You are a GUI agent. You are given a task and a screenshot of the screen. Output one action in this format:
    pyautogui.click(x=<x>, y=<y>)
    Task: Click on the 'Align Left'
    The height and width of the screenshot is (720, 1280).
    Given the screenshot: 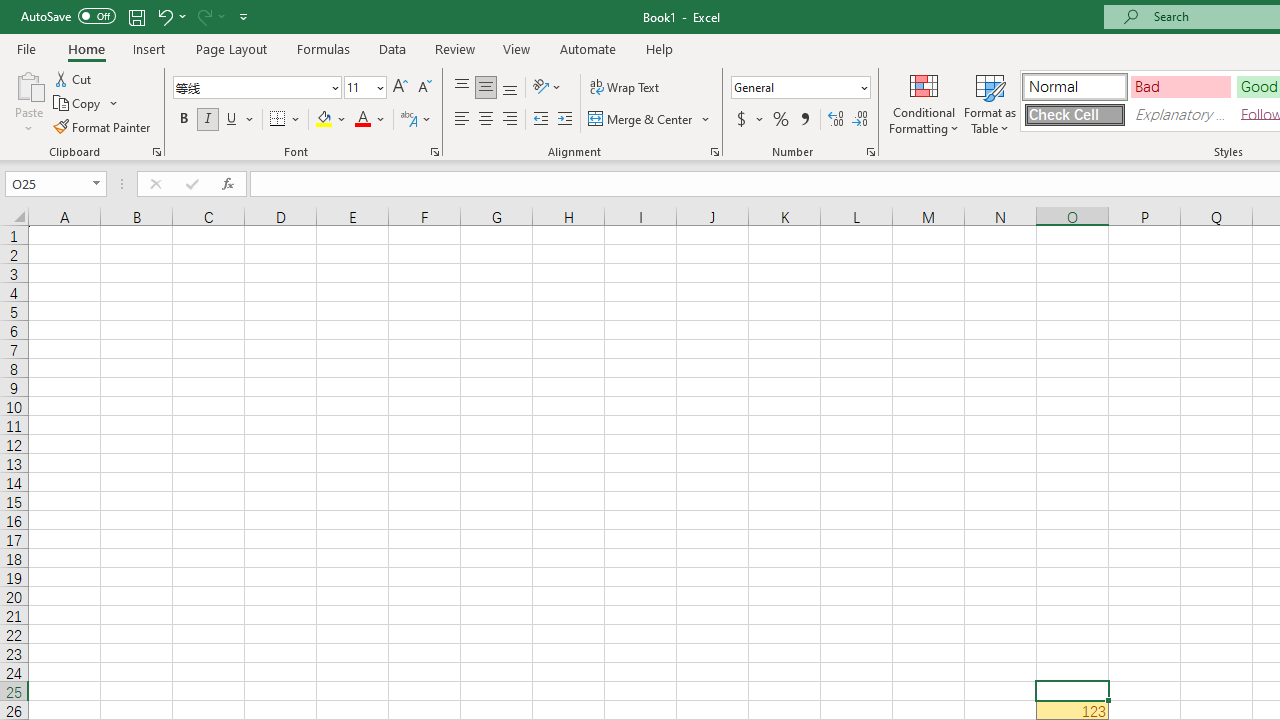 What is the action you would take?
    pyautogui.click(x=461, y=119)
    